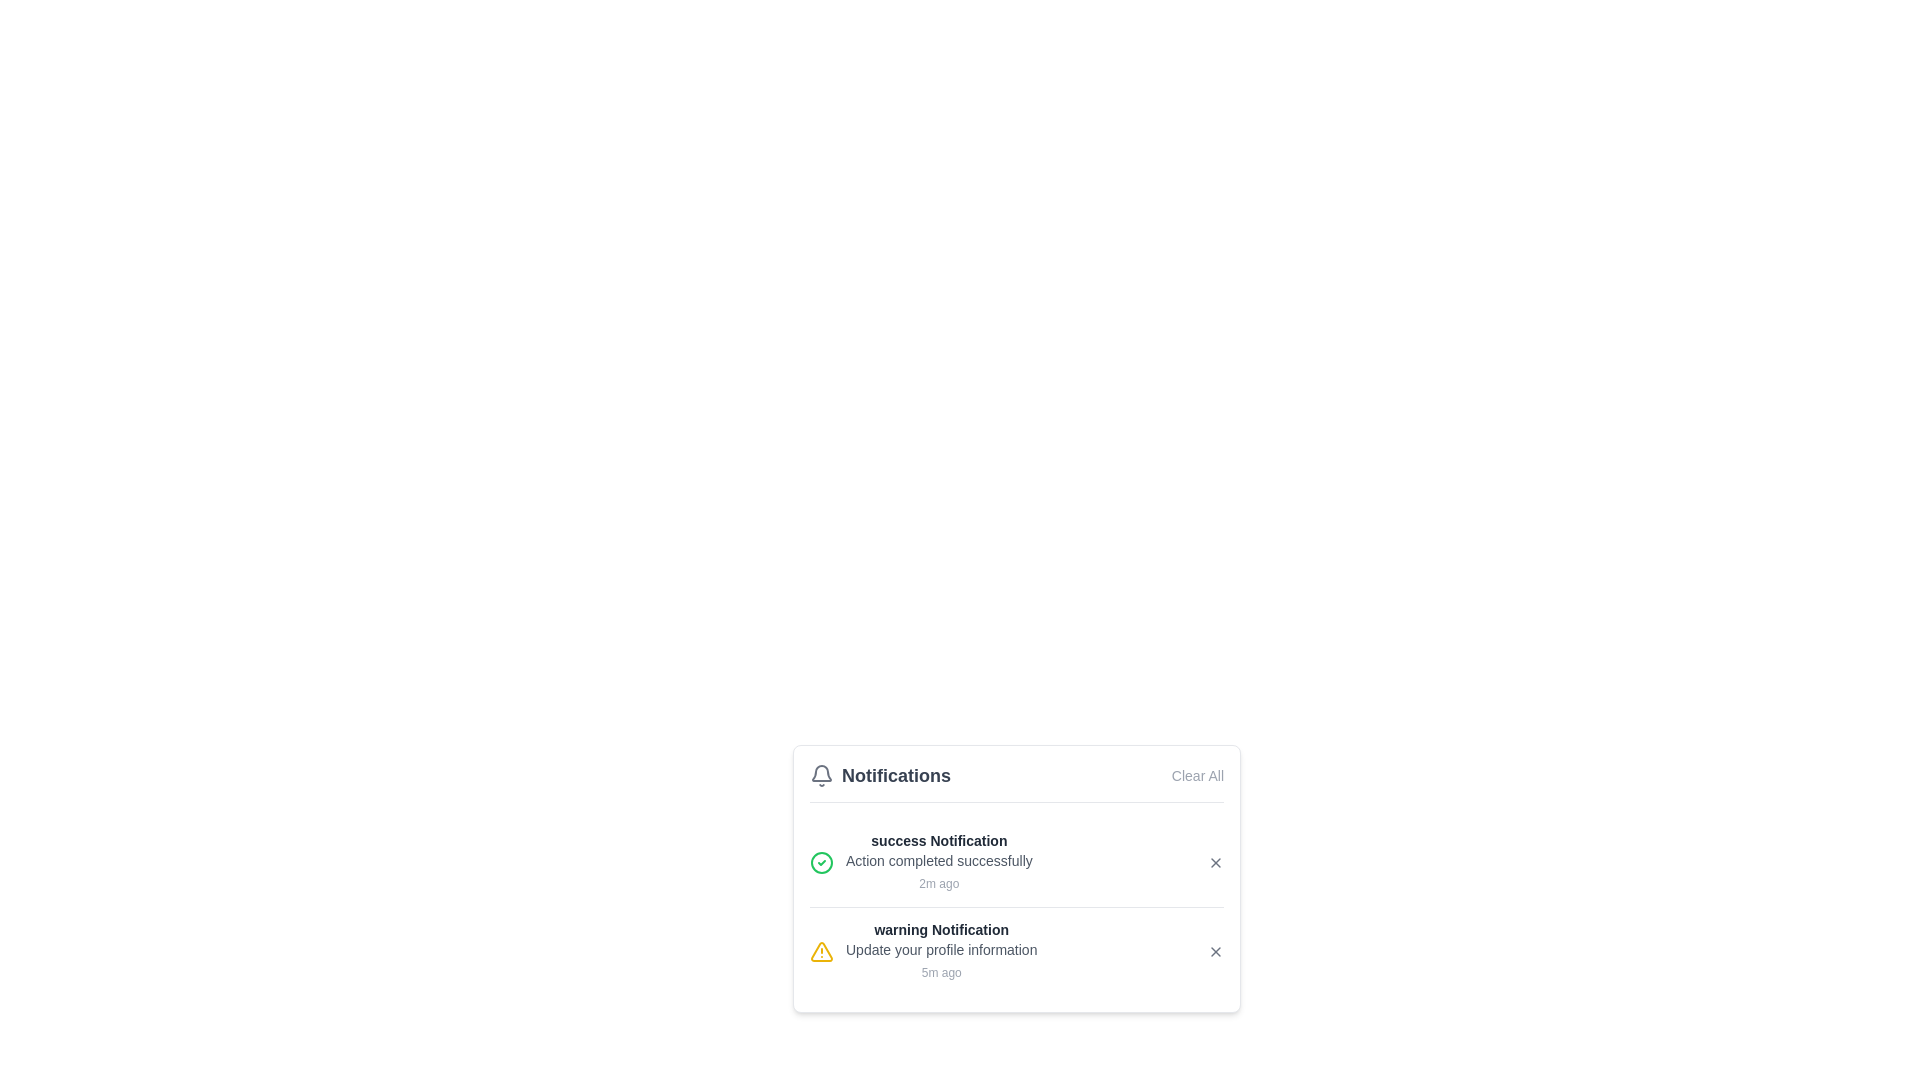 The width and height of the screenshot is (1920, 1080). What do you see at coordinates (1017, 878) in the screenshot?
I see `the 'Clear All' button in the Notification panel` at bounding box center [1017, 878].